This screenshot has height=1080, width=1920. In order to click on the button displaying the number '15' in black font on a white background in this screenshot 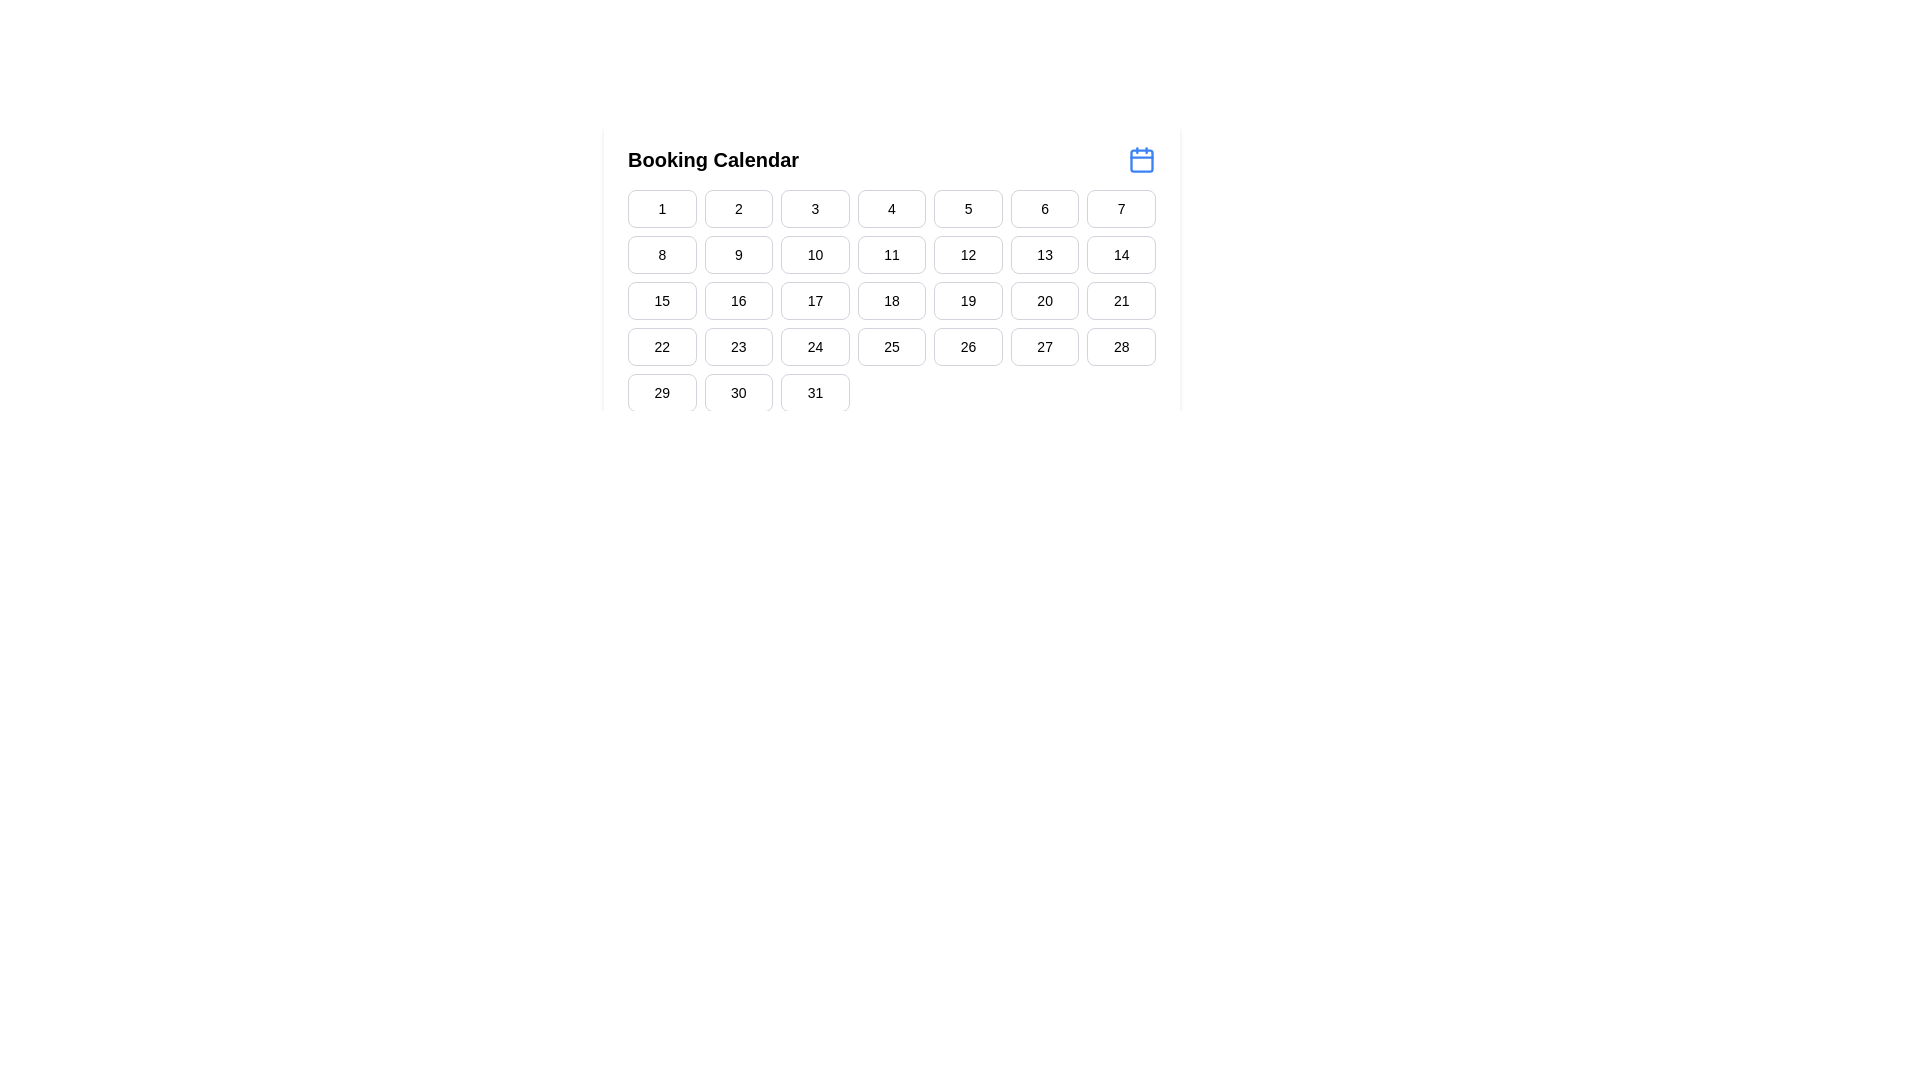, I will do `click(662, 300)`.